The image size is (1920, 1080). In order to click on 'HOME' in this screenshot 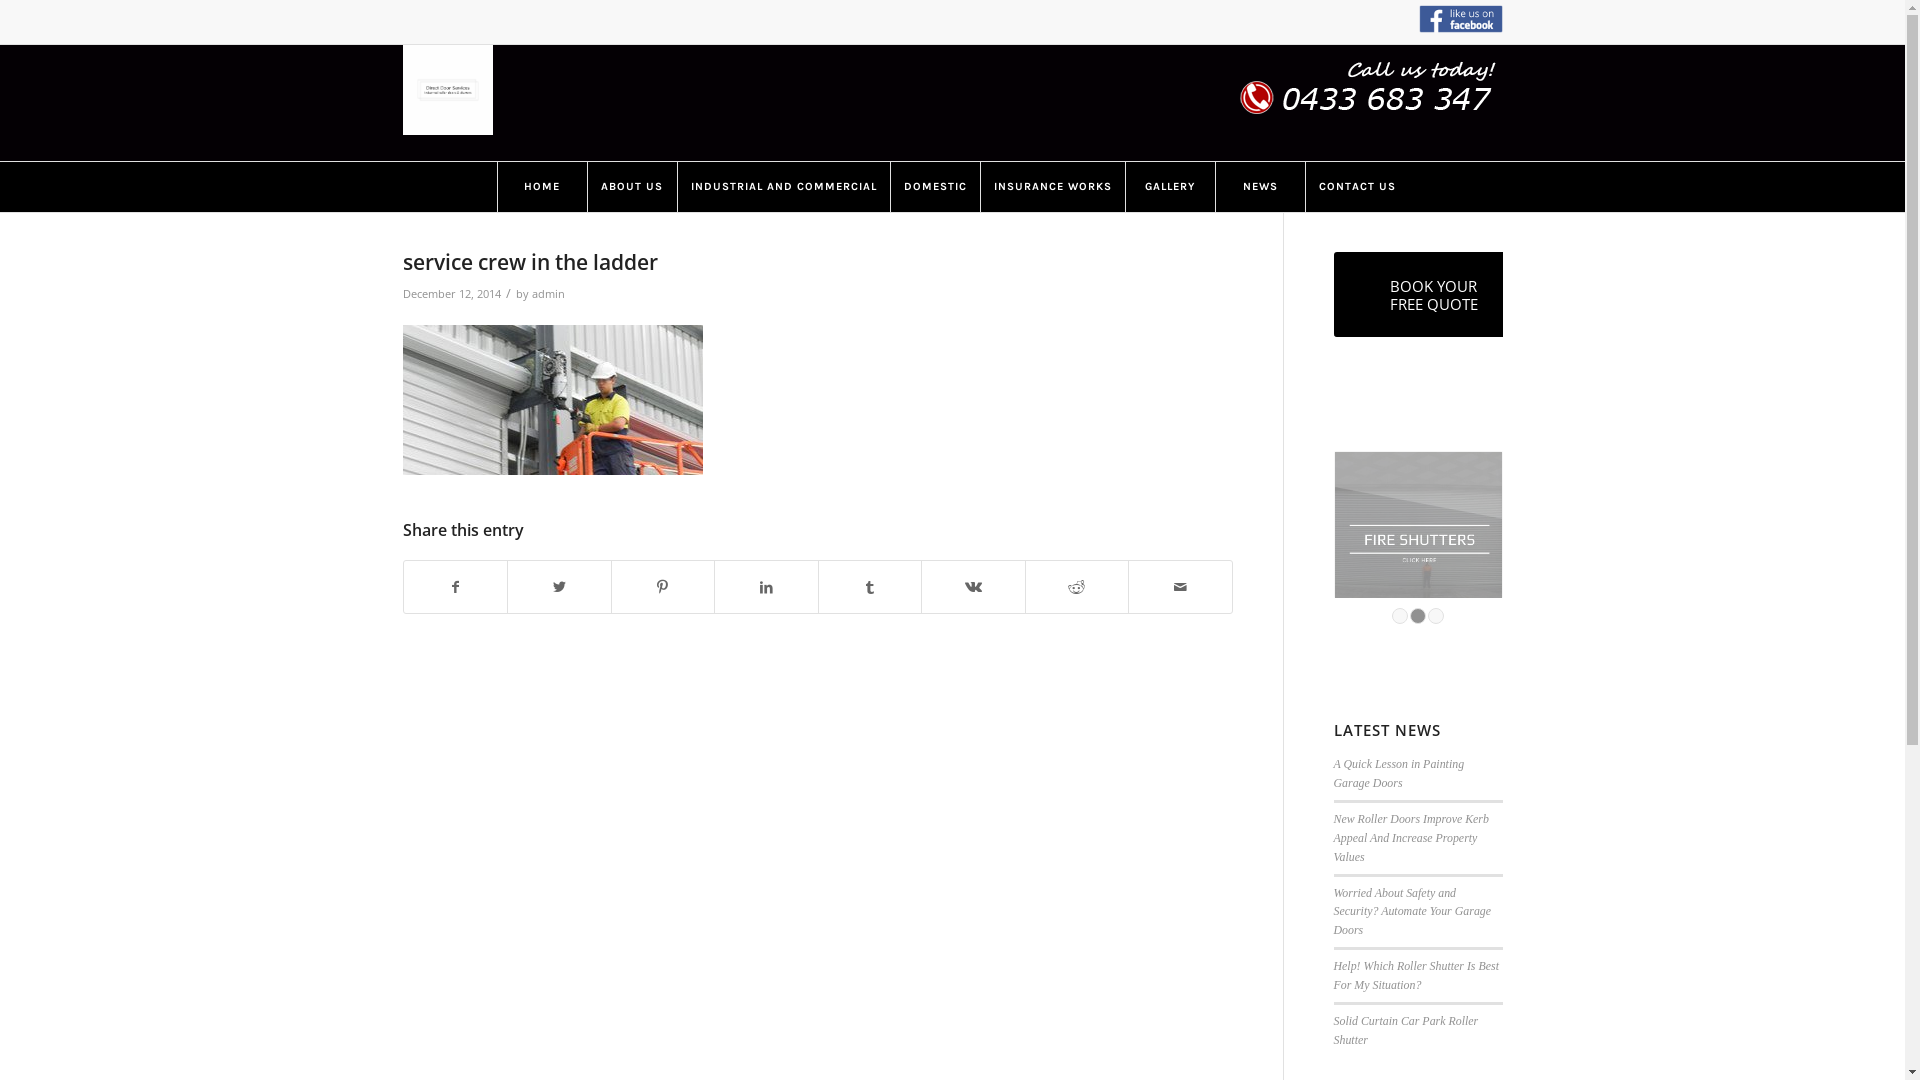, I will do `click(541, 186)`.